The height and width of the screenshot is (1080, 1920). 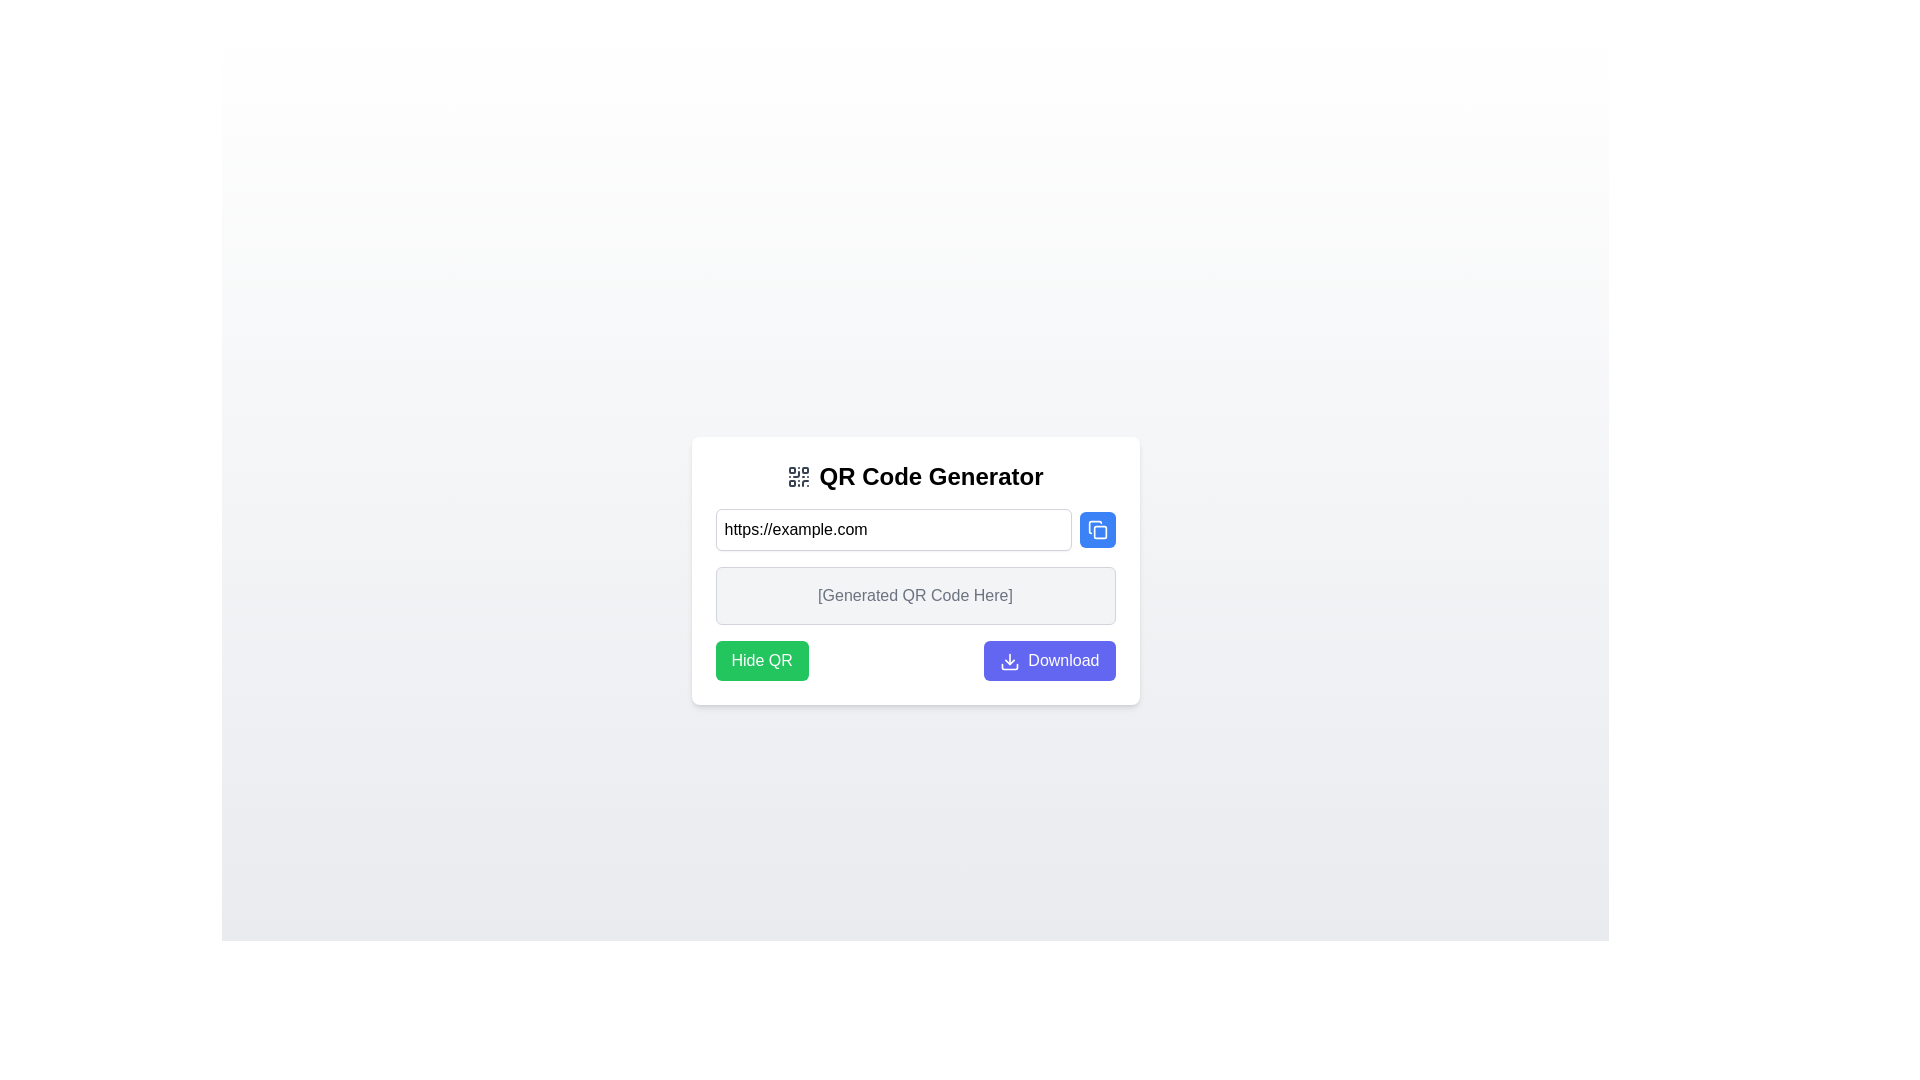 I want to click on the text label that indicates where the generated QR code will appear, which is positioned below the input field and above the 'Hide QR' and 'Download' buttons, so click(x=914, y=595).